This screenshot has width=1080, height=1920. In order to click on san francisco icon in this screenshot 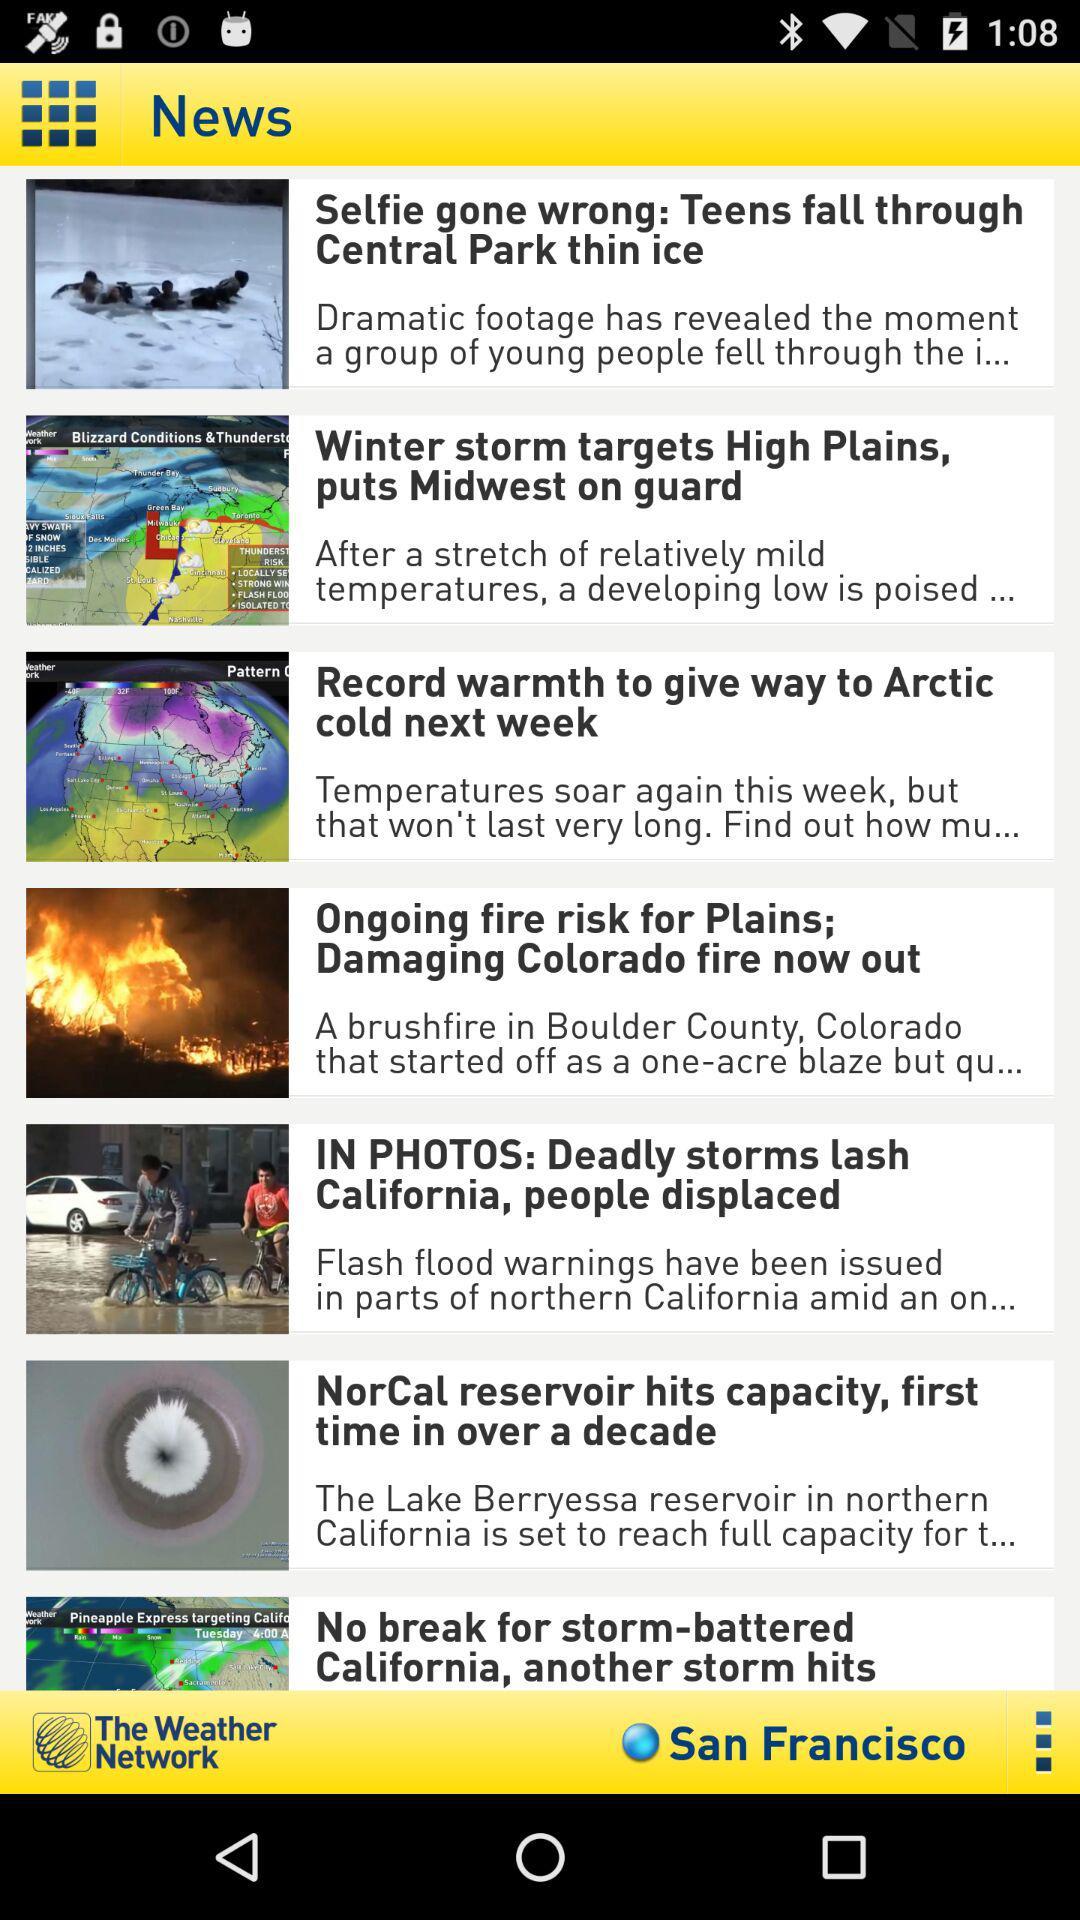, I will do `click(788, 1741)`.